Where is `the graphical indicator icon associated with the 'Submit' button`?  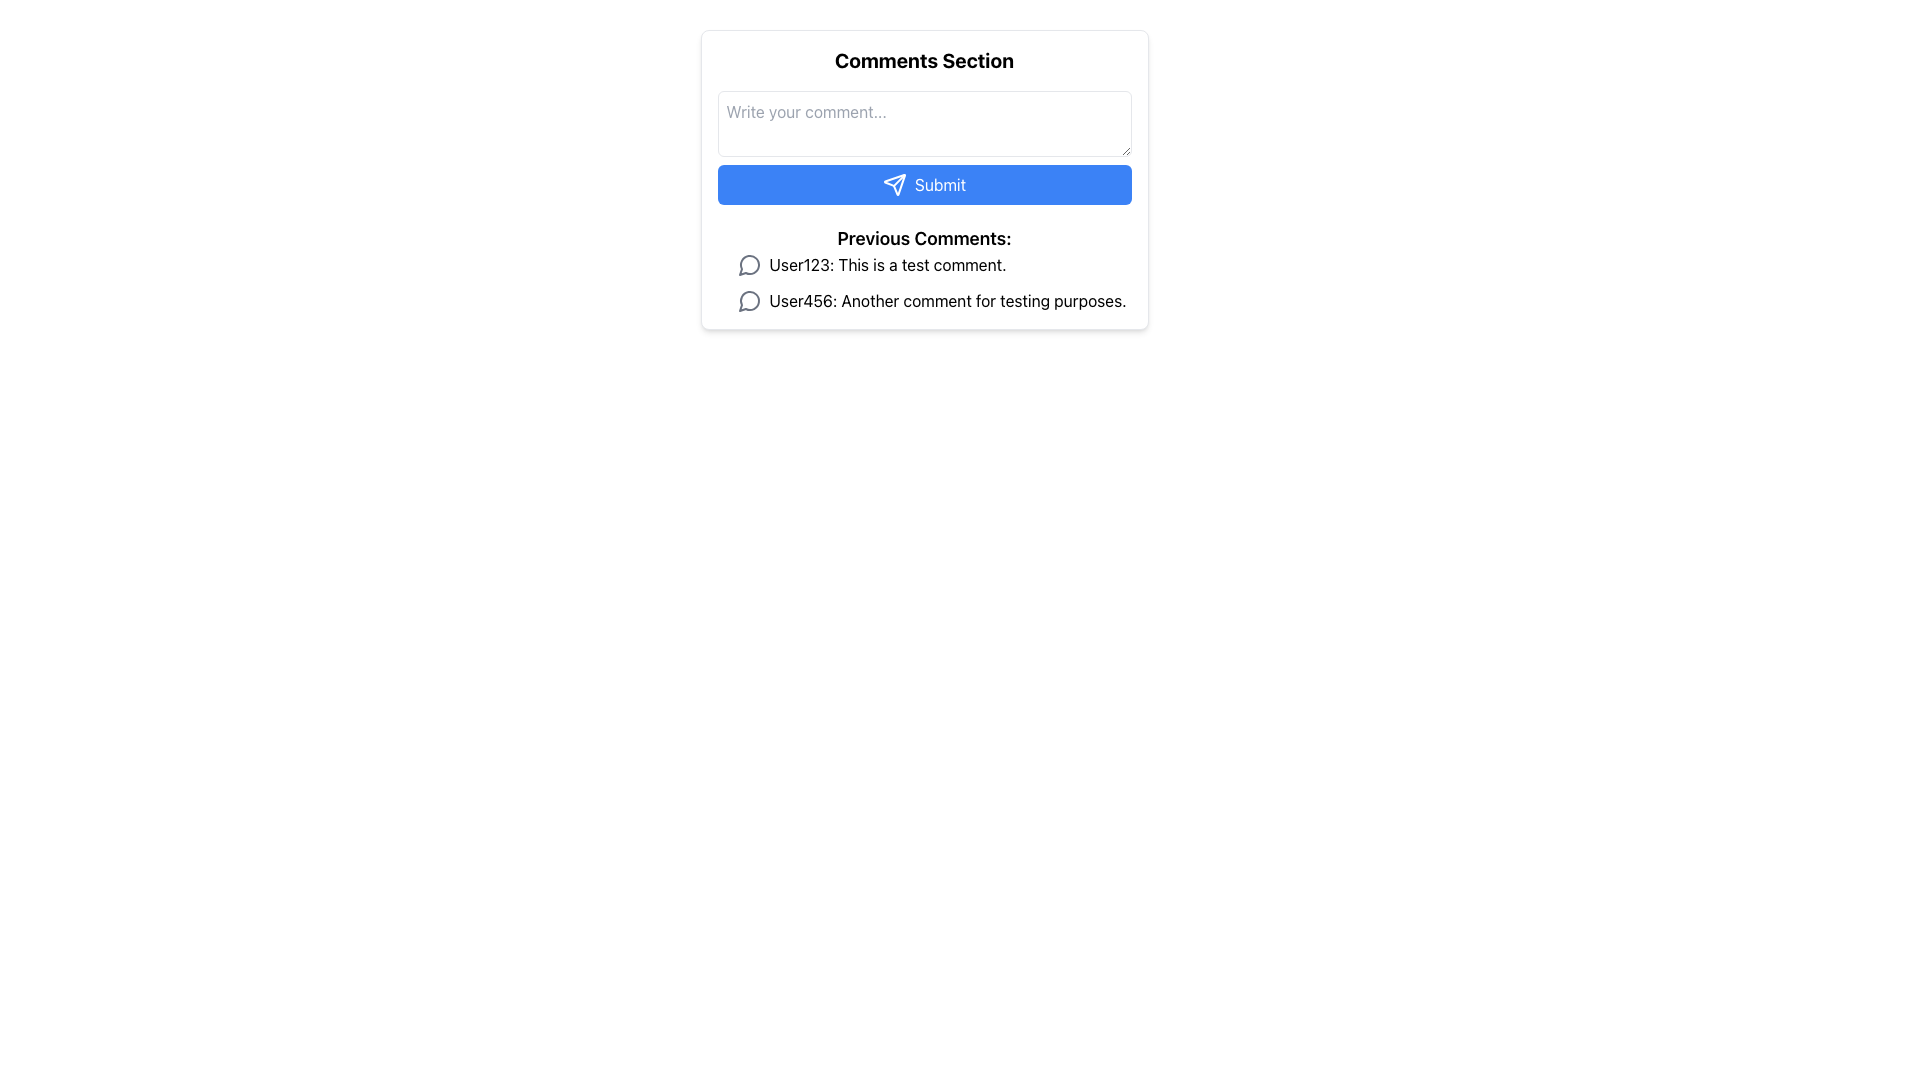 the graphical indicator icon associated with the 'Submit' button is located at coordinates (893, 185).